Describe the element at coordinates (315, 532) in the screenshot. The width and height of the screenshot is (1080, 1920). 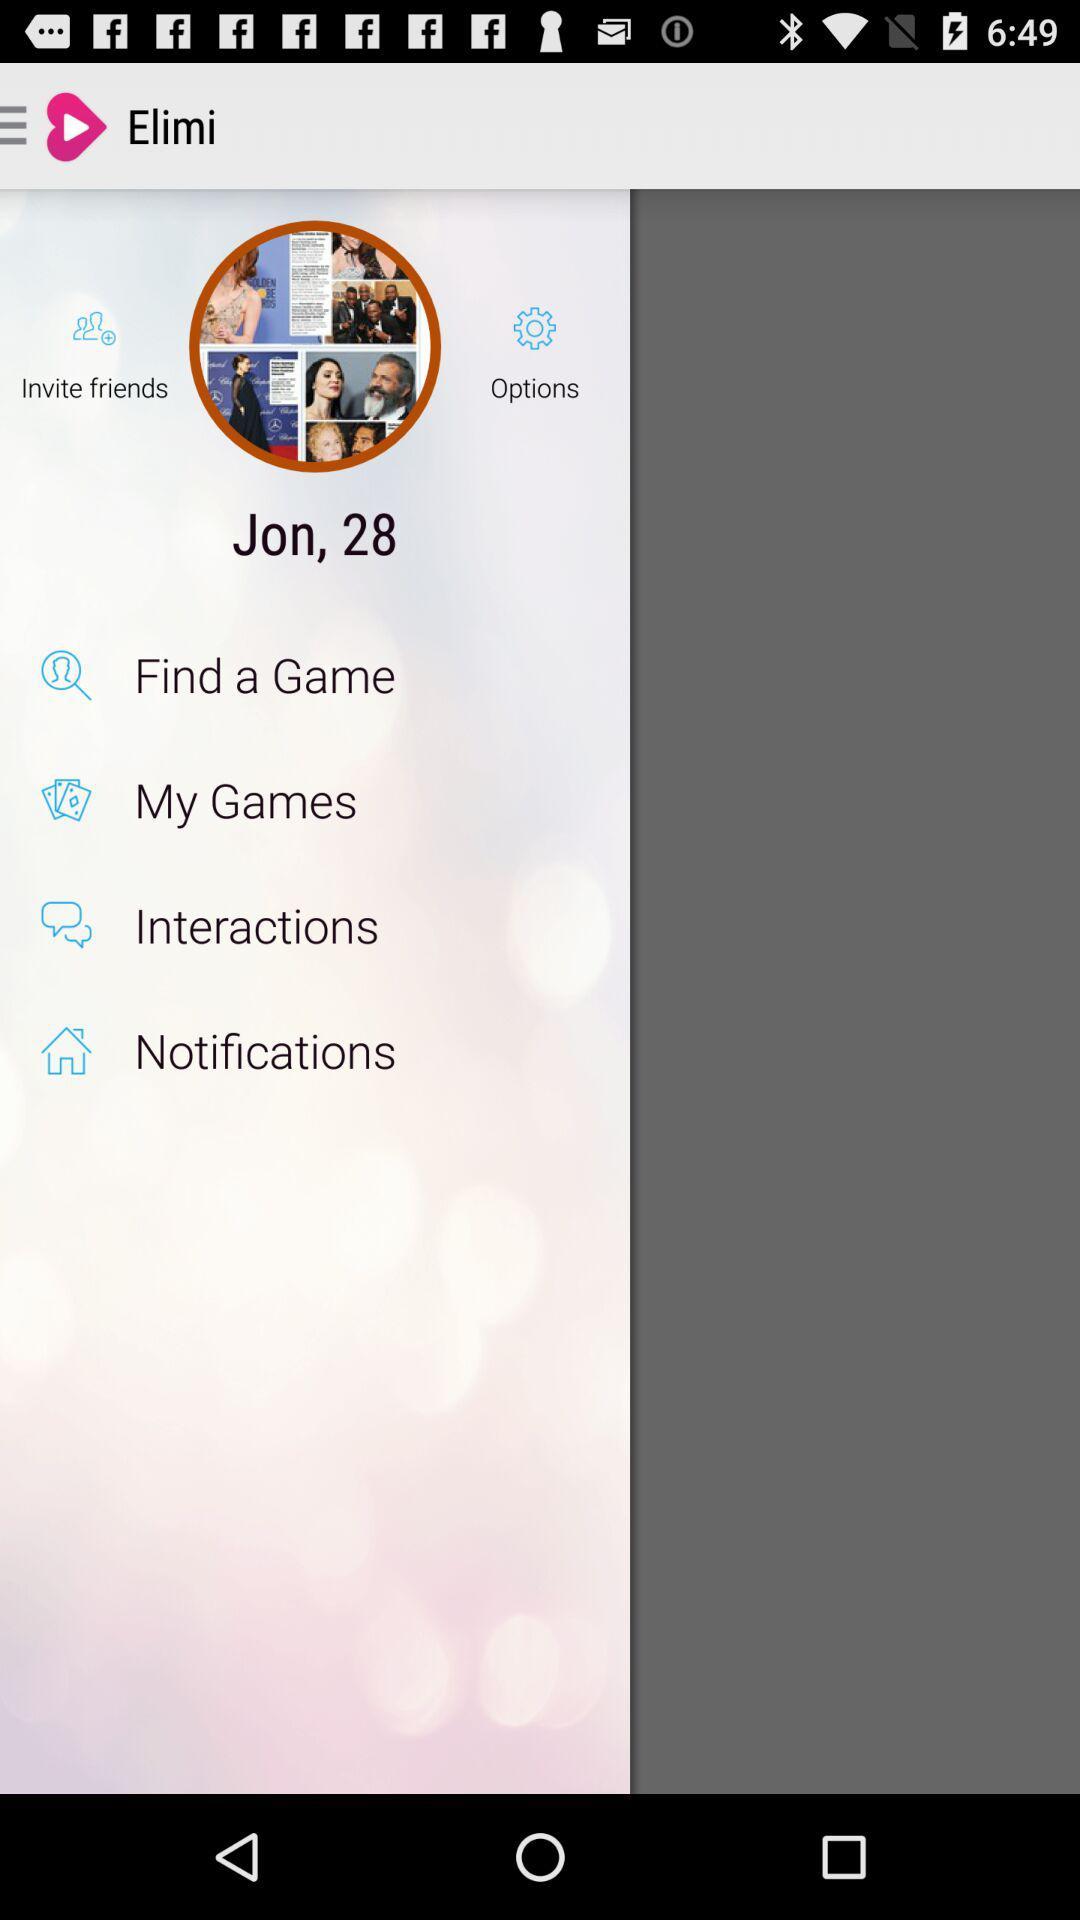
I see `the app above find a game item` at that location.